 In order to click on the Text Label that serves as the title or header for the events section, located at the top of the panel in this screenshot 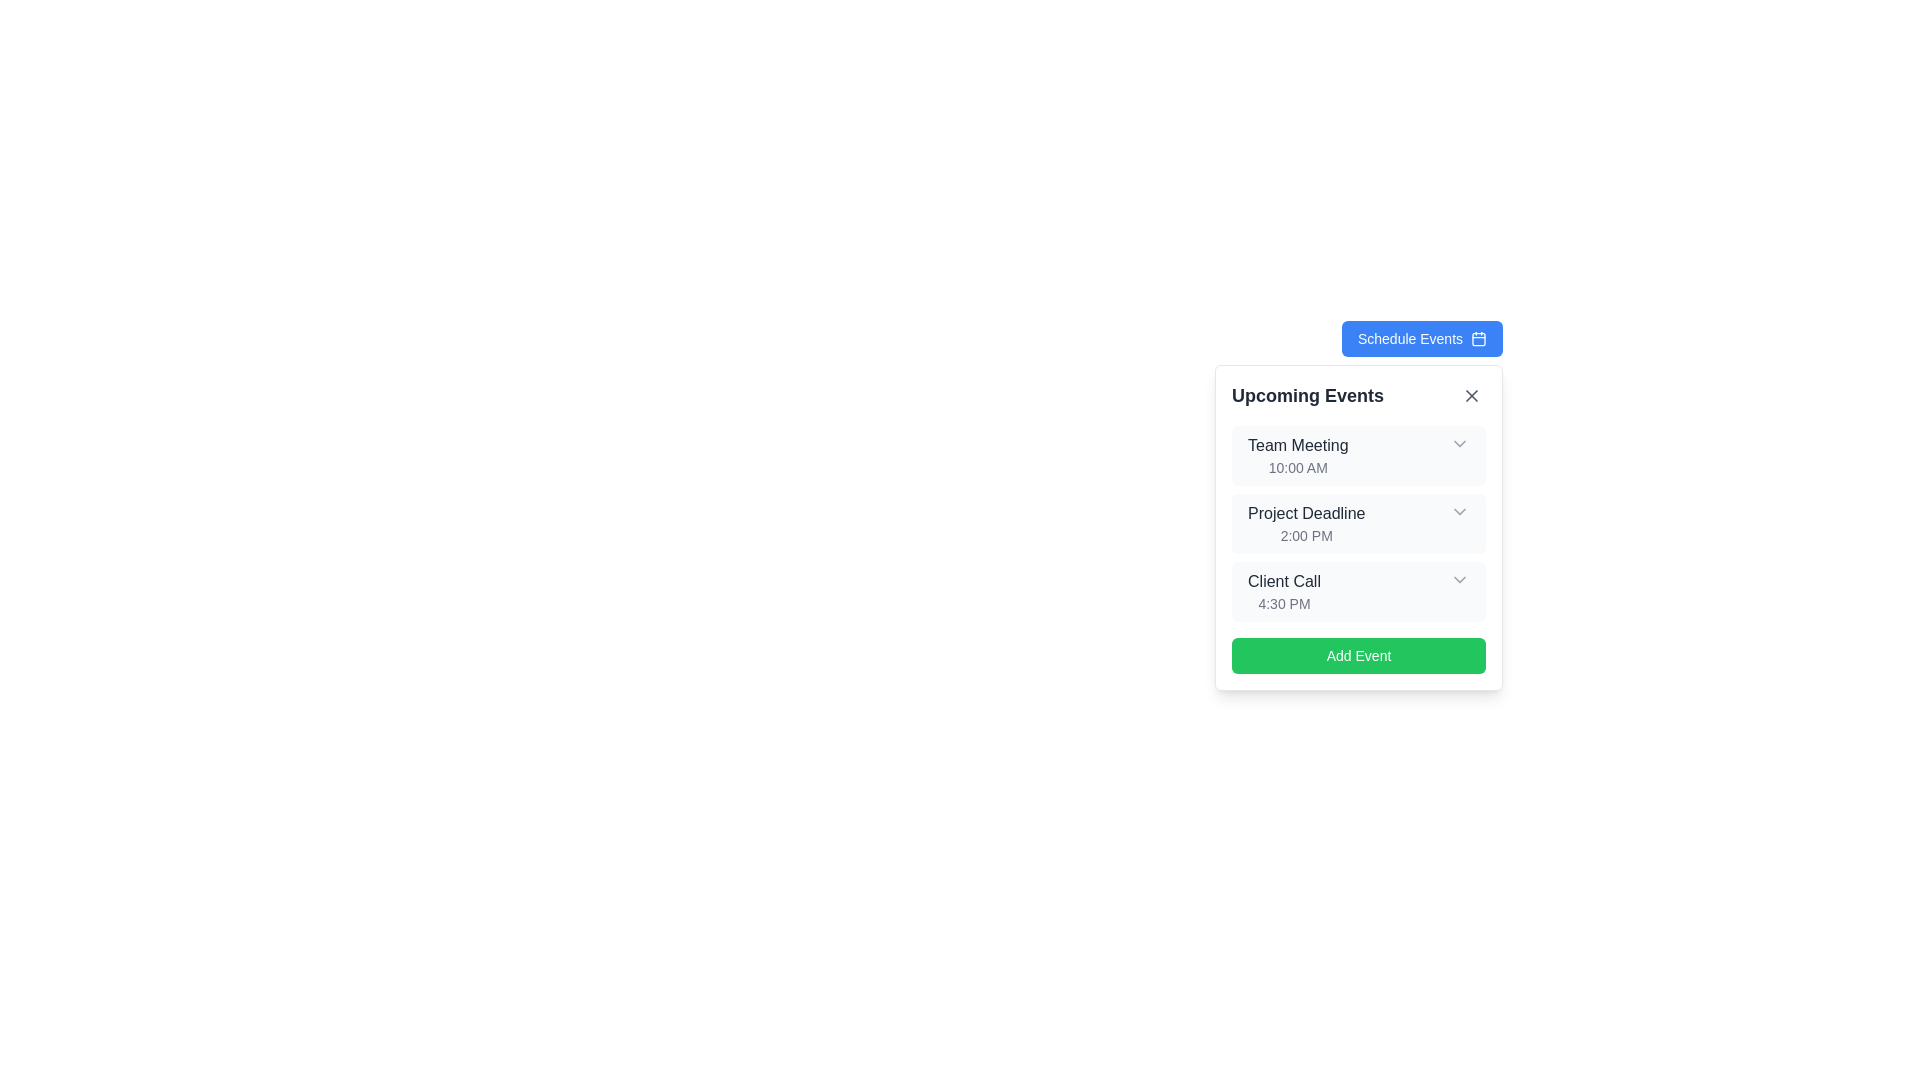, I will do `click(1308, 396)`.